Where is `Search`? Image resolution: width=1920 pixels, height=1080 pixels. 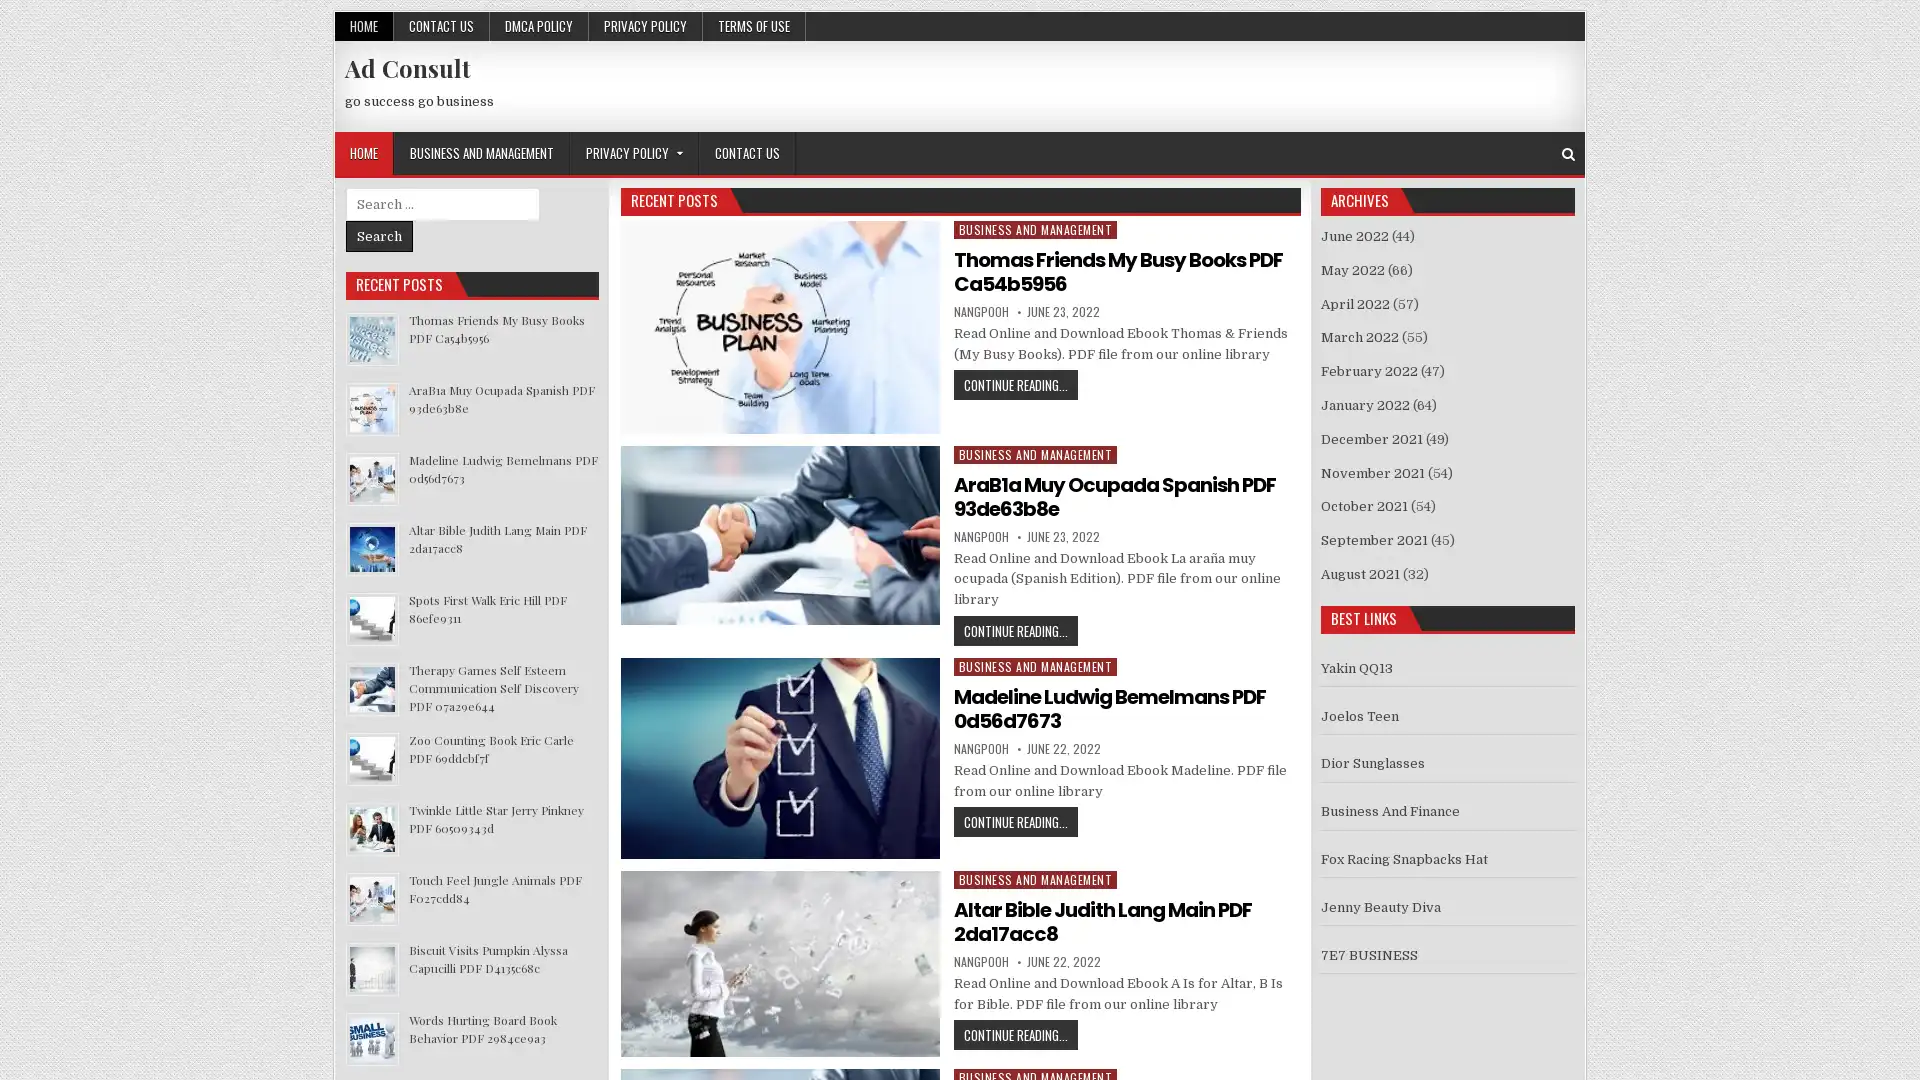 Search is located at coordinates (378, 235).